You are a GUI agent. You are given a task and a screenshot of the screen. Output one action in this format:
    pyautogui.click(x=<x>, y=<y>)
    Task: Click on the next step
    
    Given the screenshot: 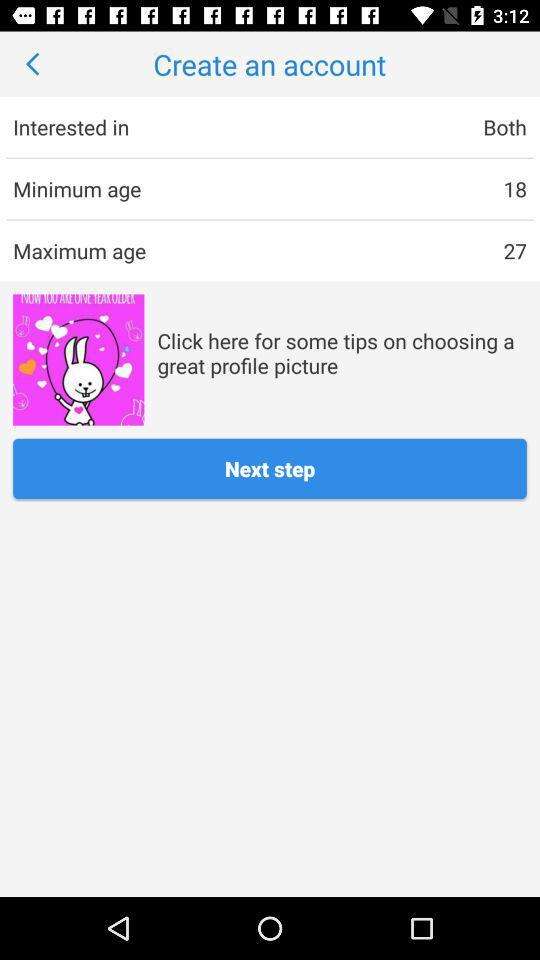 What is the action you would take?
    pyautogui.click(x=270, y=468)
    